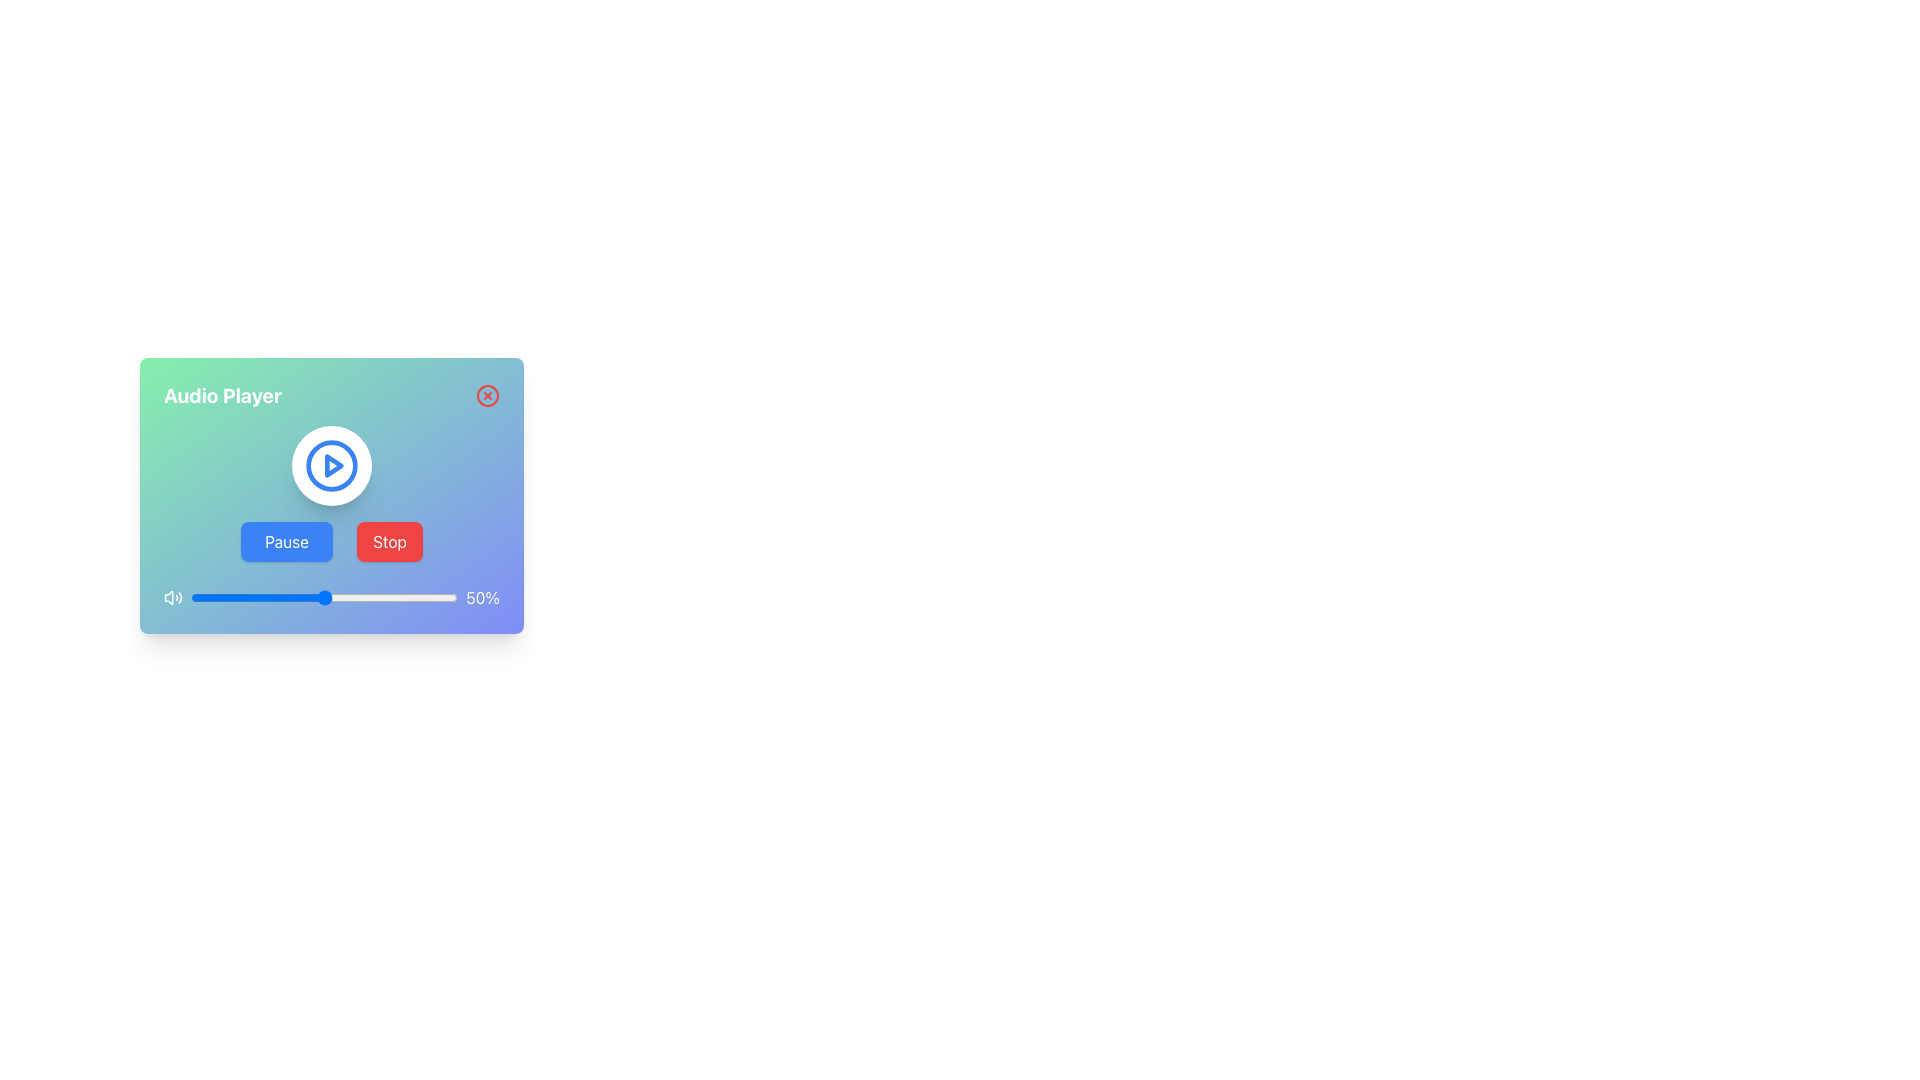 The image size is (1920, 1080). Describe the element at coordinates (334, 466) in the screenshot. I see `the play indicator icon located in the central region of the audio player interface` at that location.